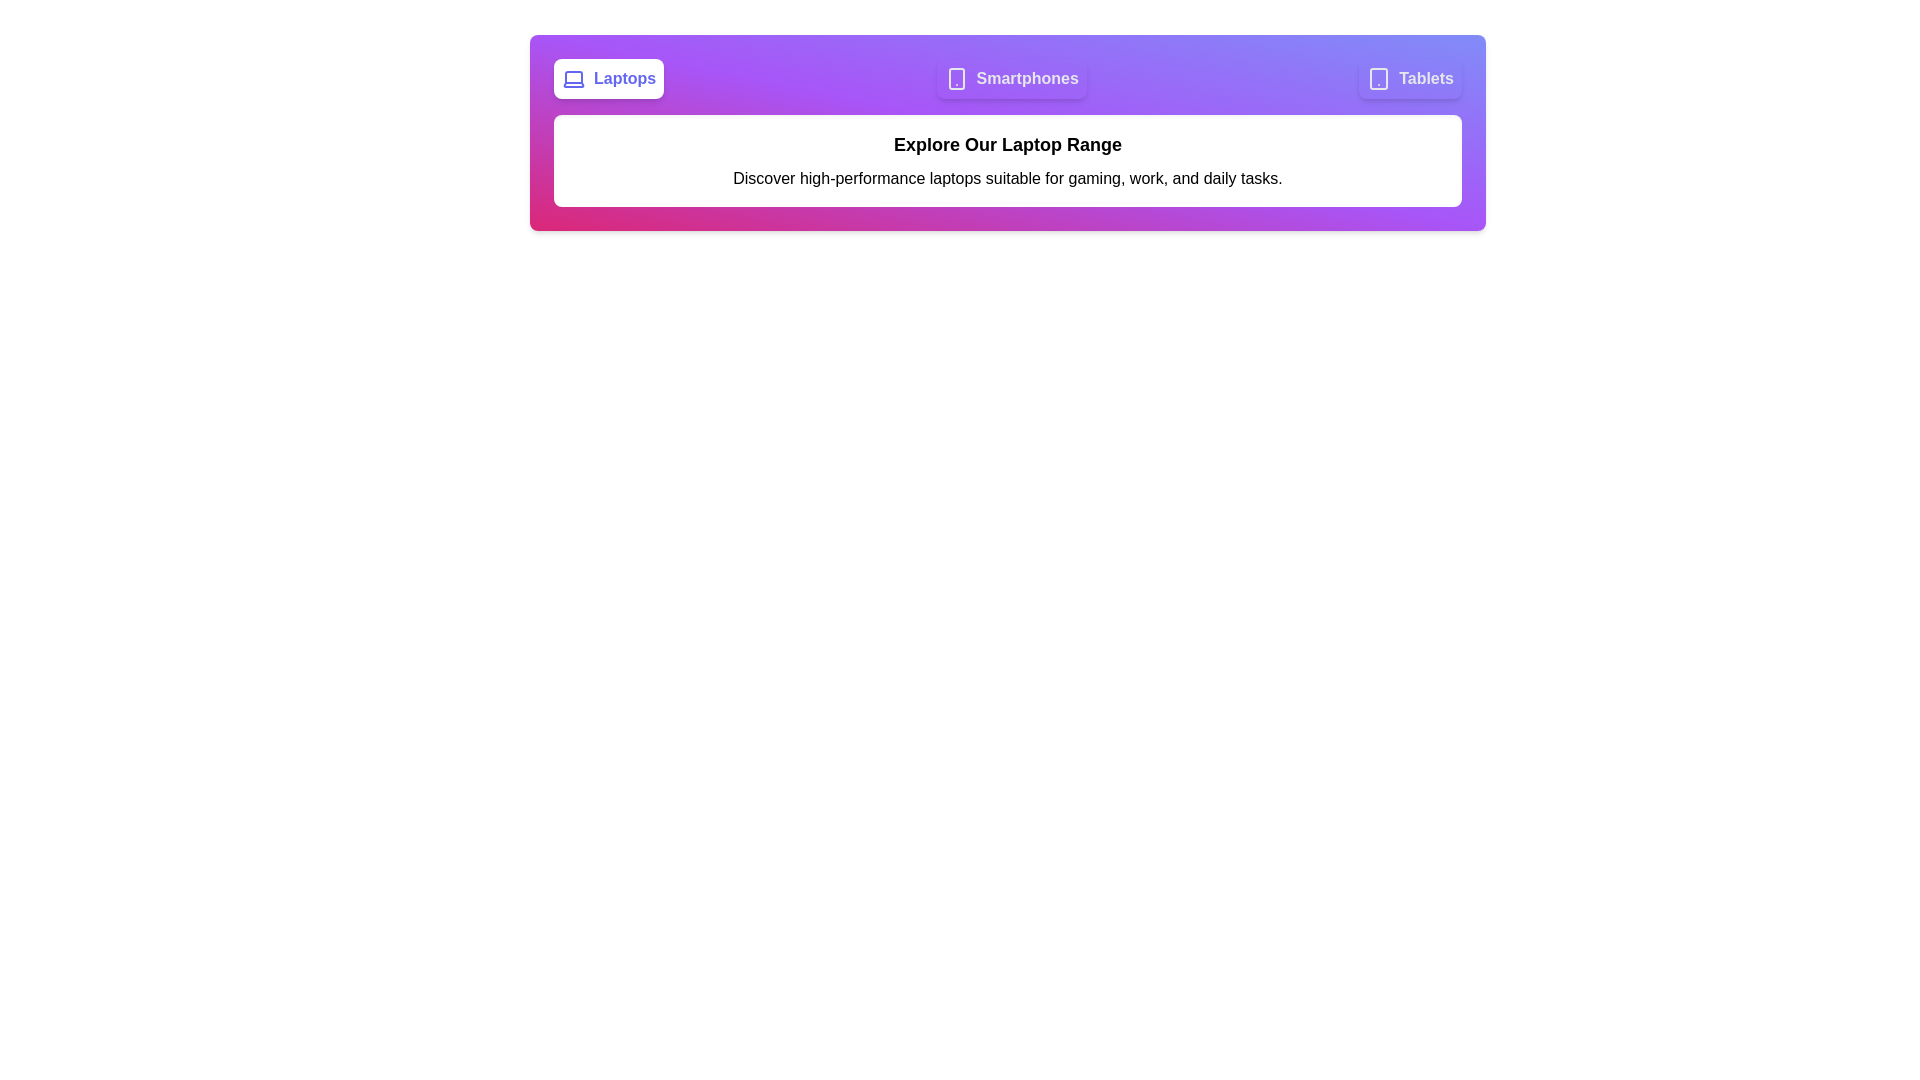 The image size is (1920, 1080). I want to click on the tab labeled 'Tablets' to observe its hover effect, so click(1410, 77).